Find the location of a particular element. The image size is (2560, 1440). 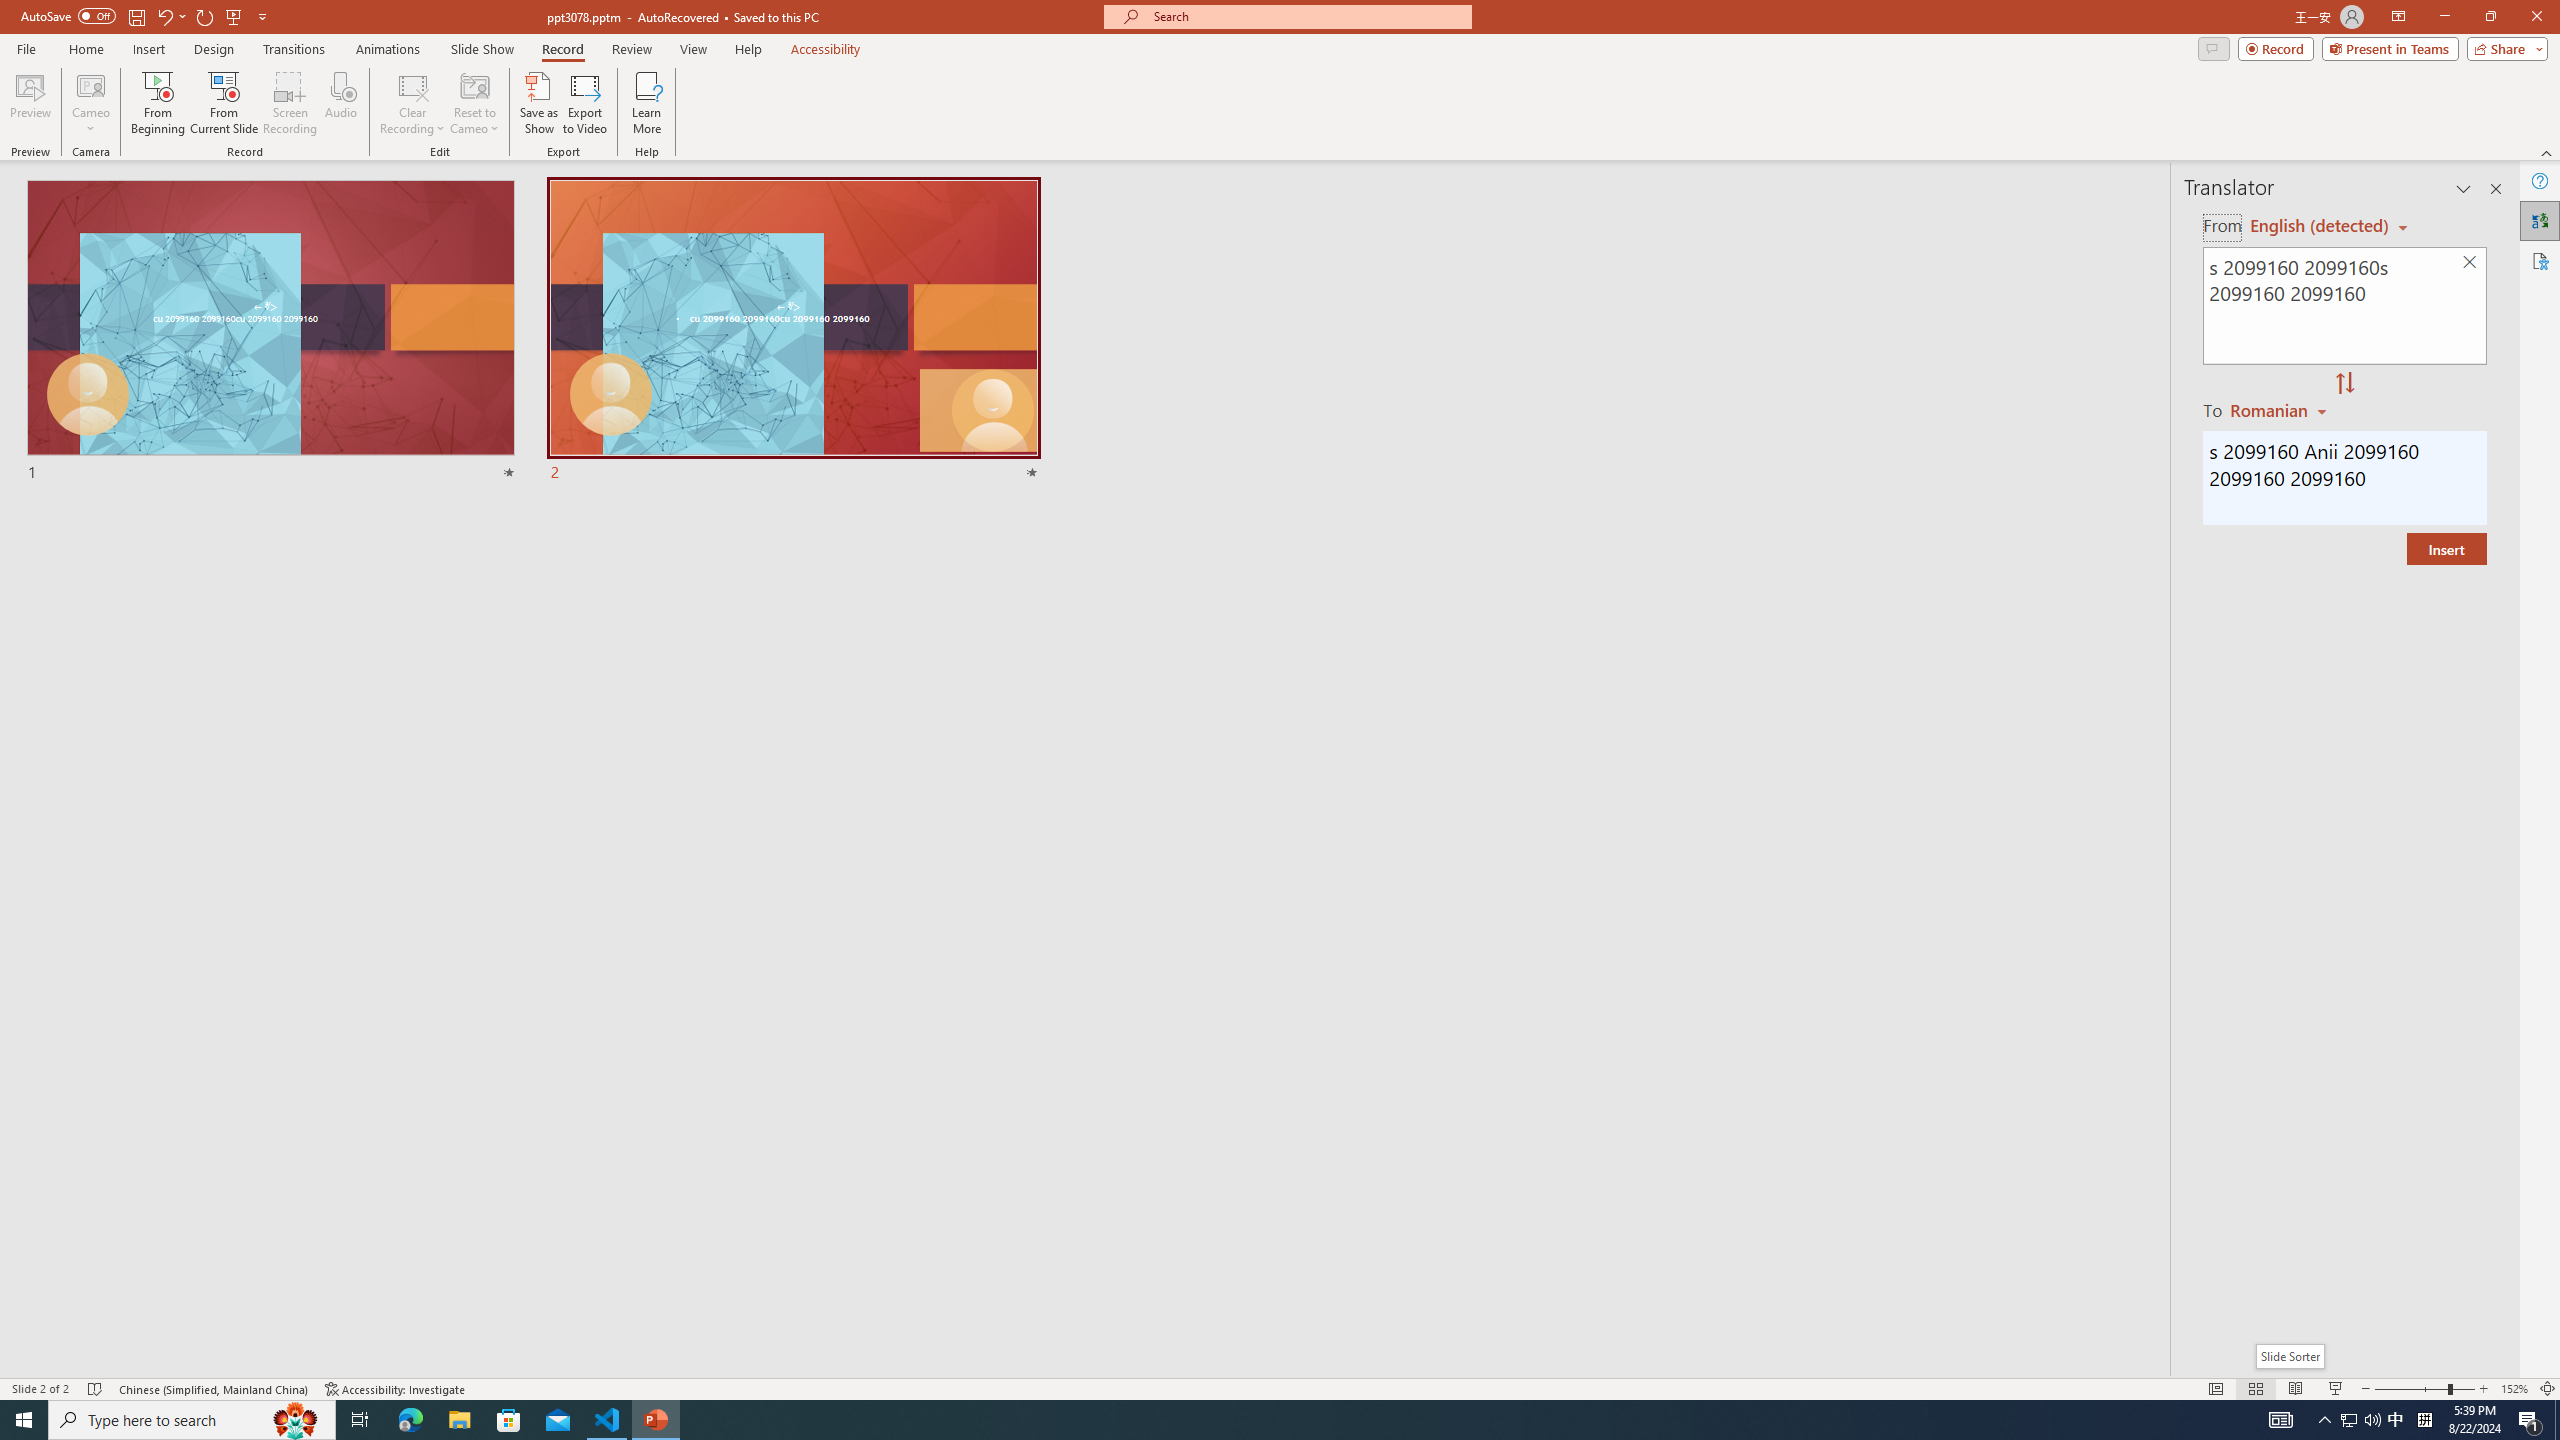

'Clear text' is located at coordinates (2470, 263).